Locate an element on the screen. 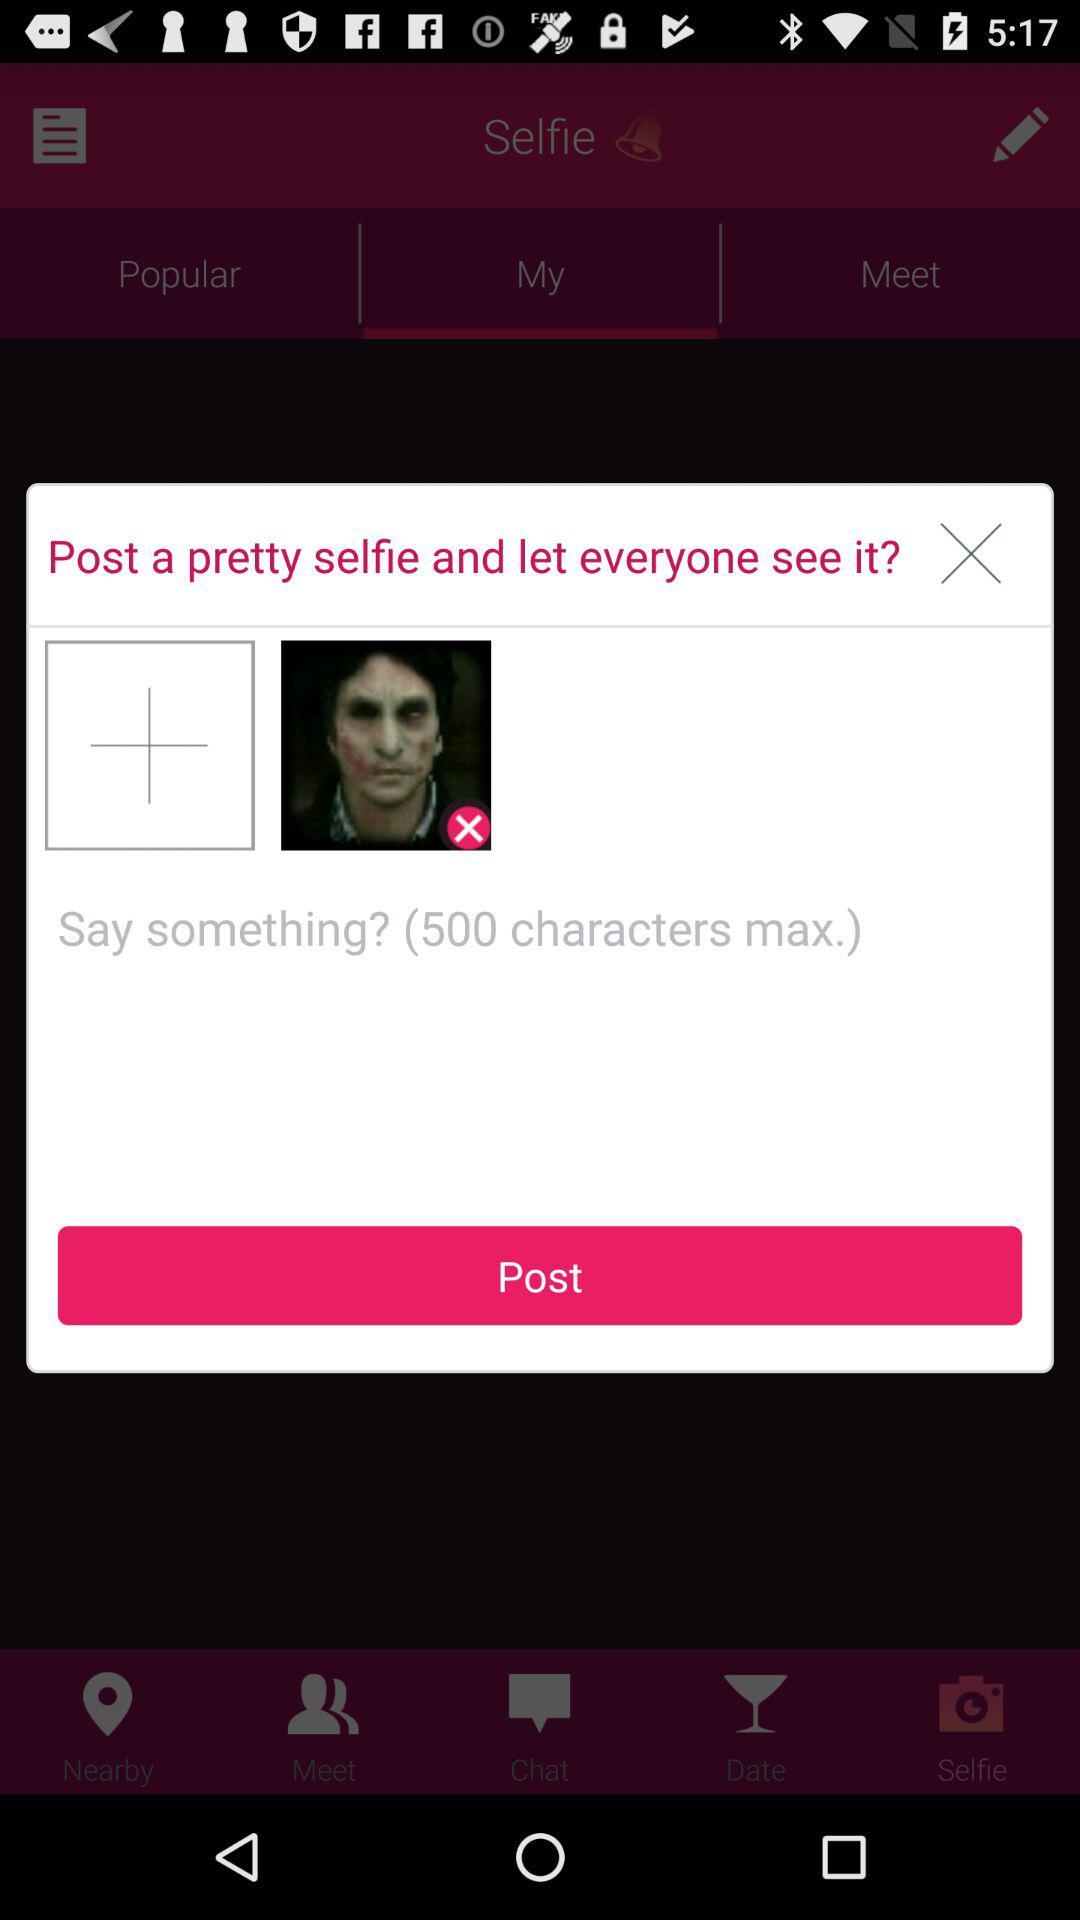 Image resolution: width=1080 pixels, height=1920 pixels. the close icon is located at coordinates (970, 593).